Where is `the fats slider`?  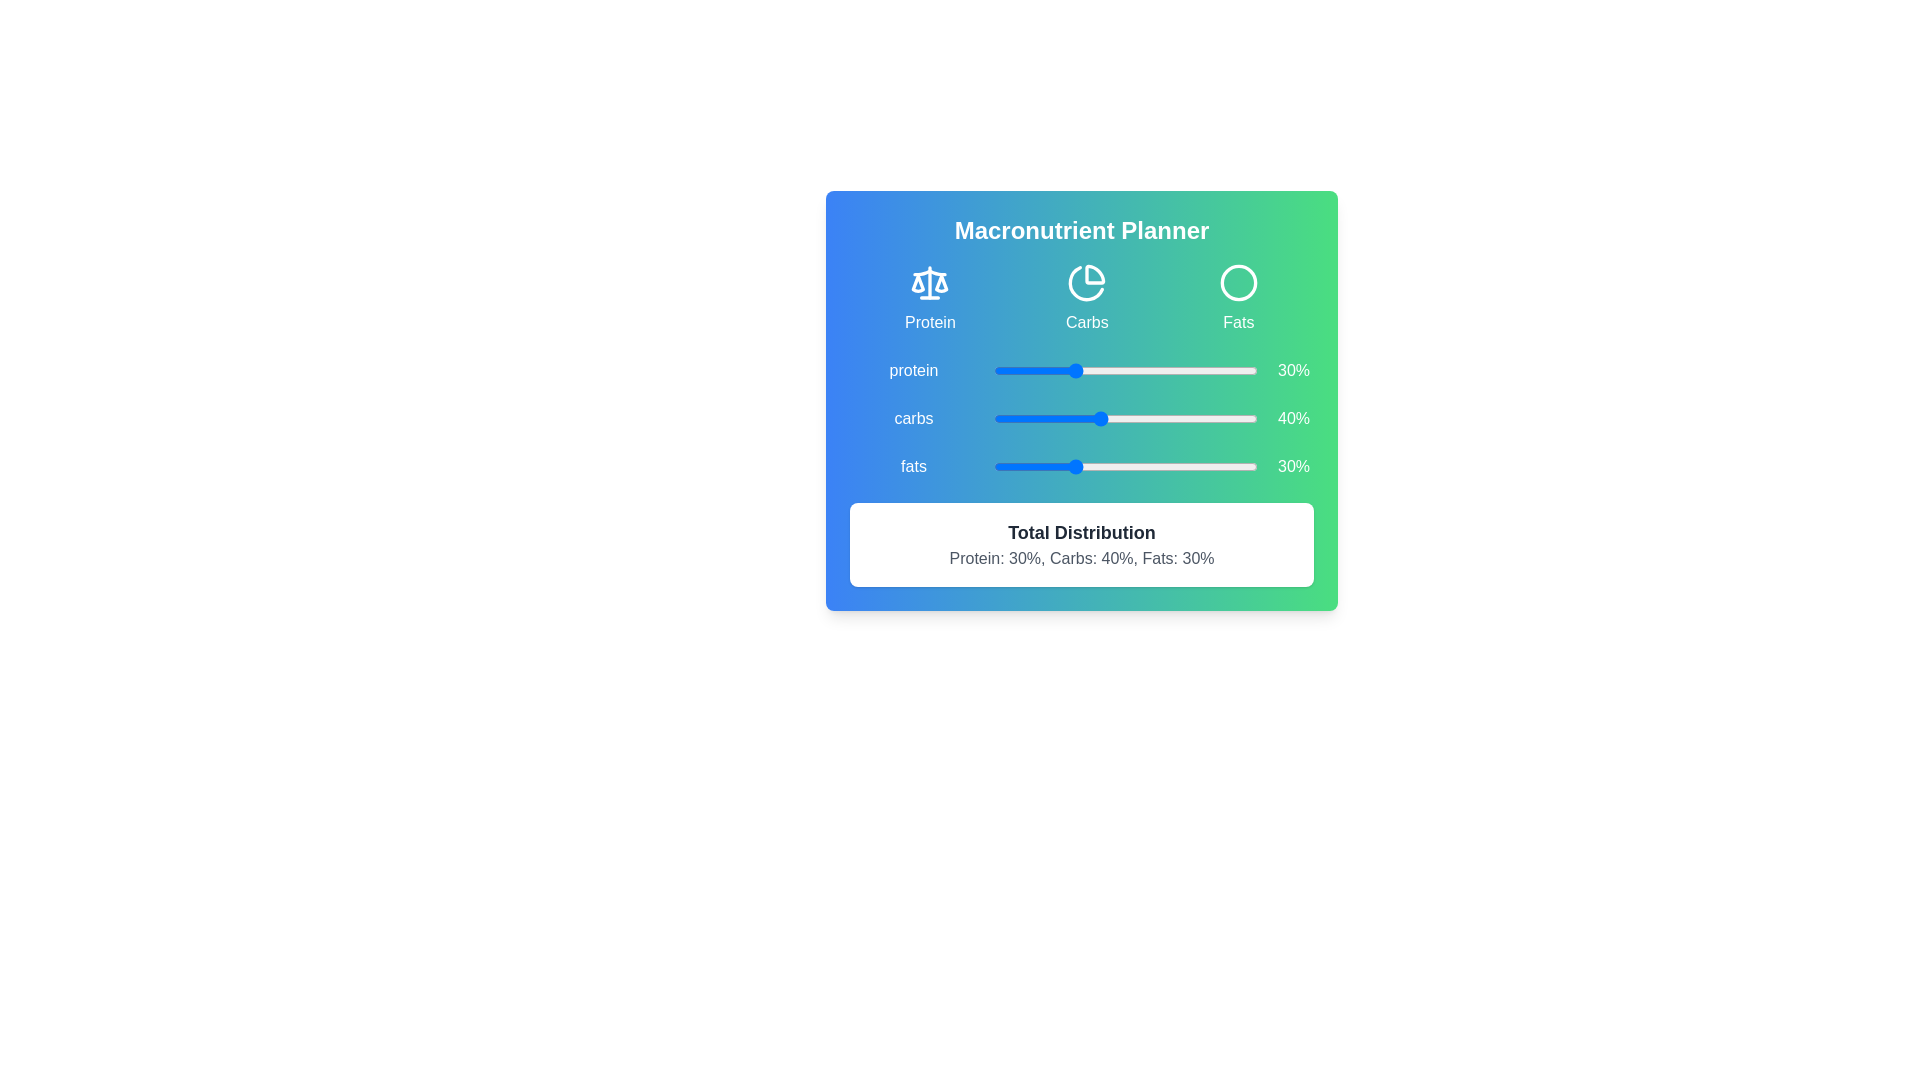 the fats slider is located at coordinates (1243, 466).